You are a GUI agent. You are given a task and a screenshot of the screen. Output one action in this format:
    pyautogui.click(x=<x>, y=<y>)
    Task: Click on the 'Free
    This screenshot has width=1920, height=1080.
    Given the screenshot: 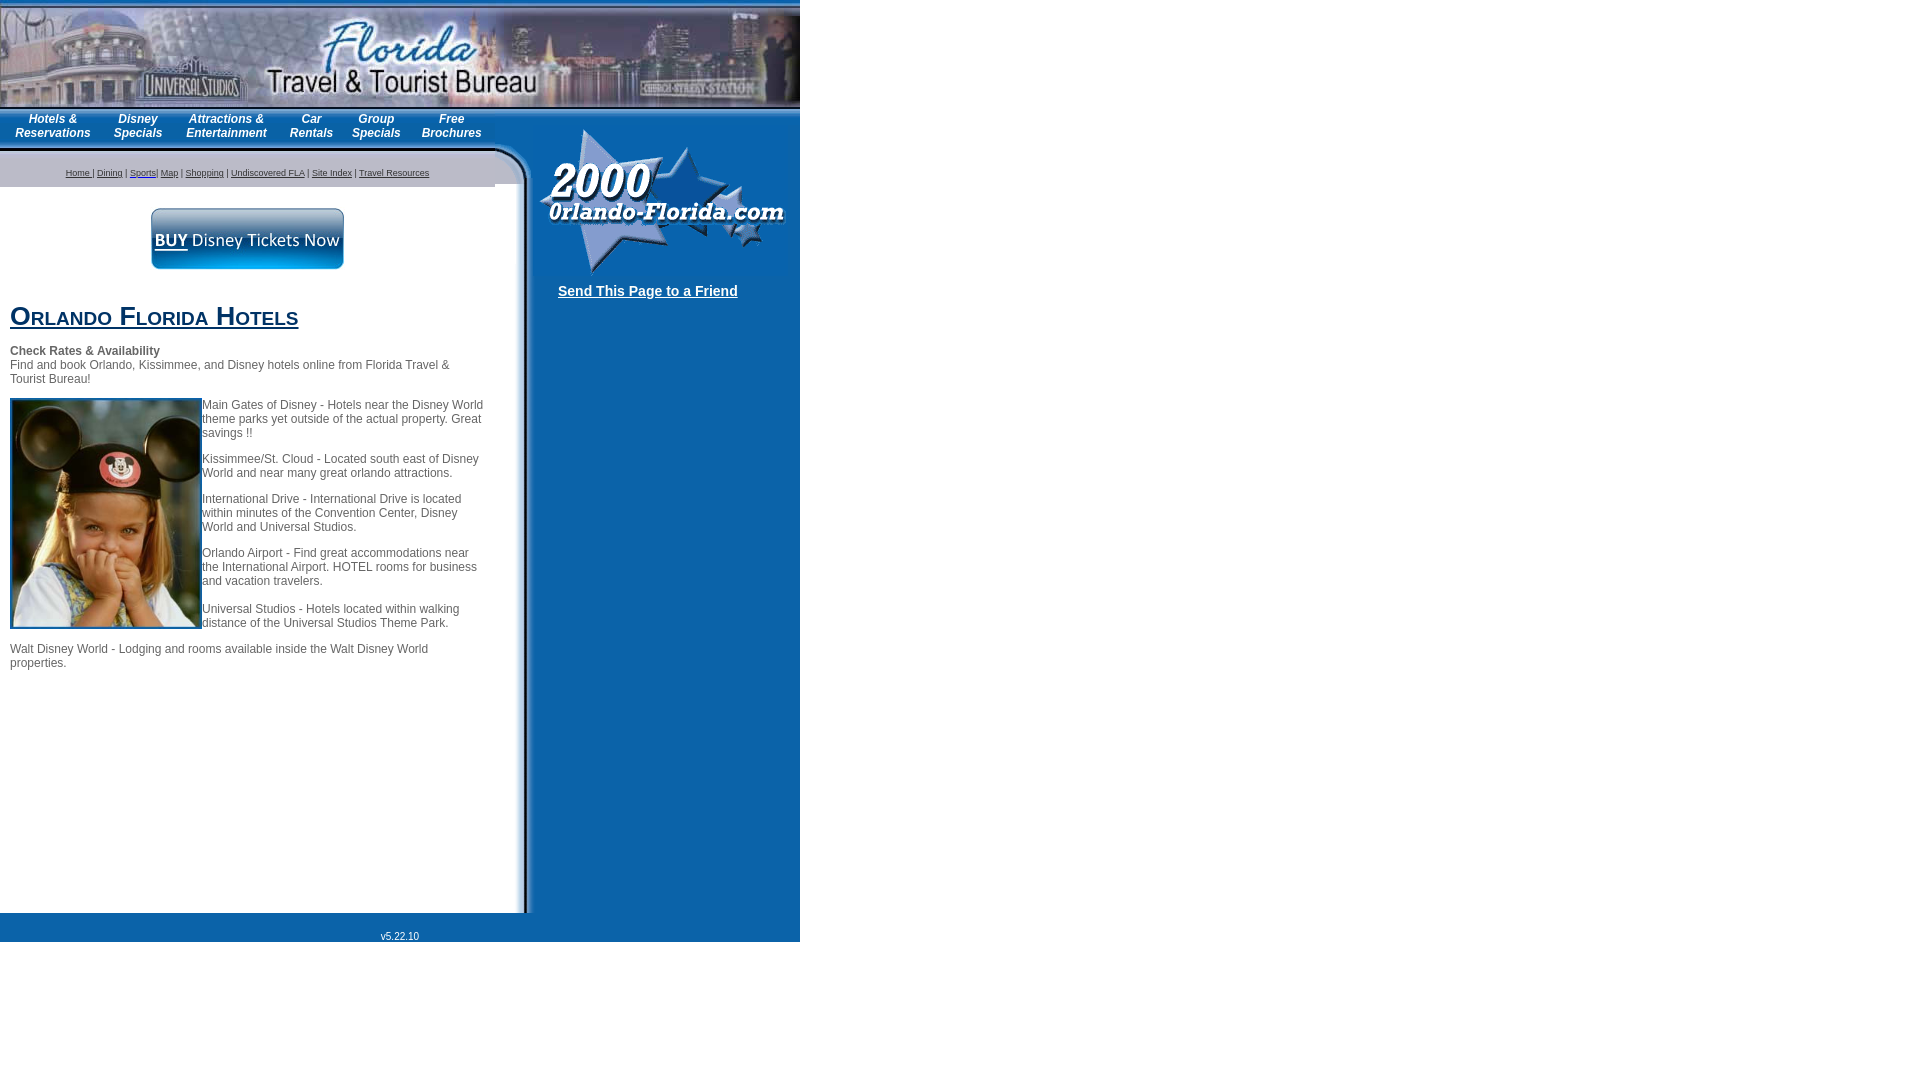 What is the action you would take?
    pyautogui.click(x=450, y=126)
    